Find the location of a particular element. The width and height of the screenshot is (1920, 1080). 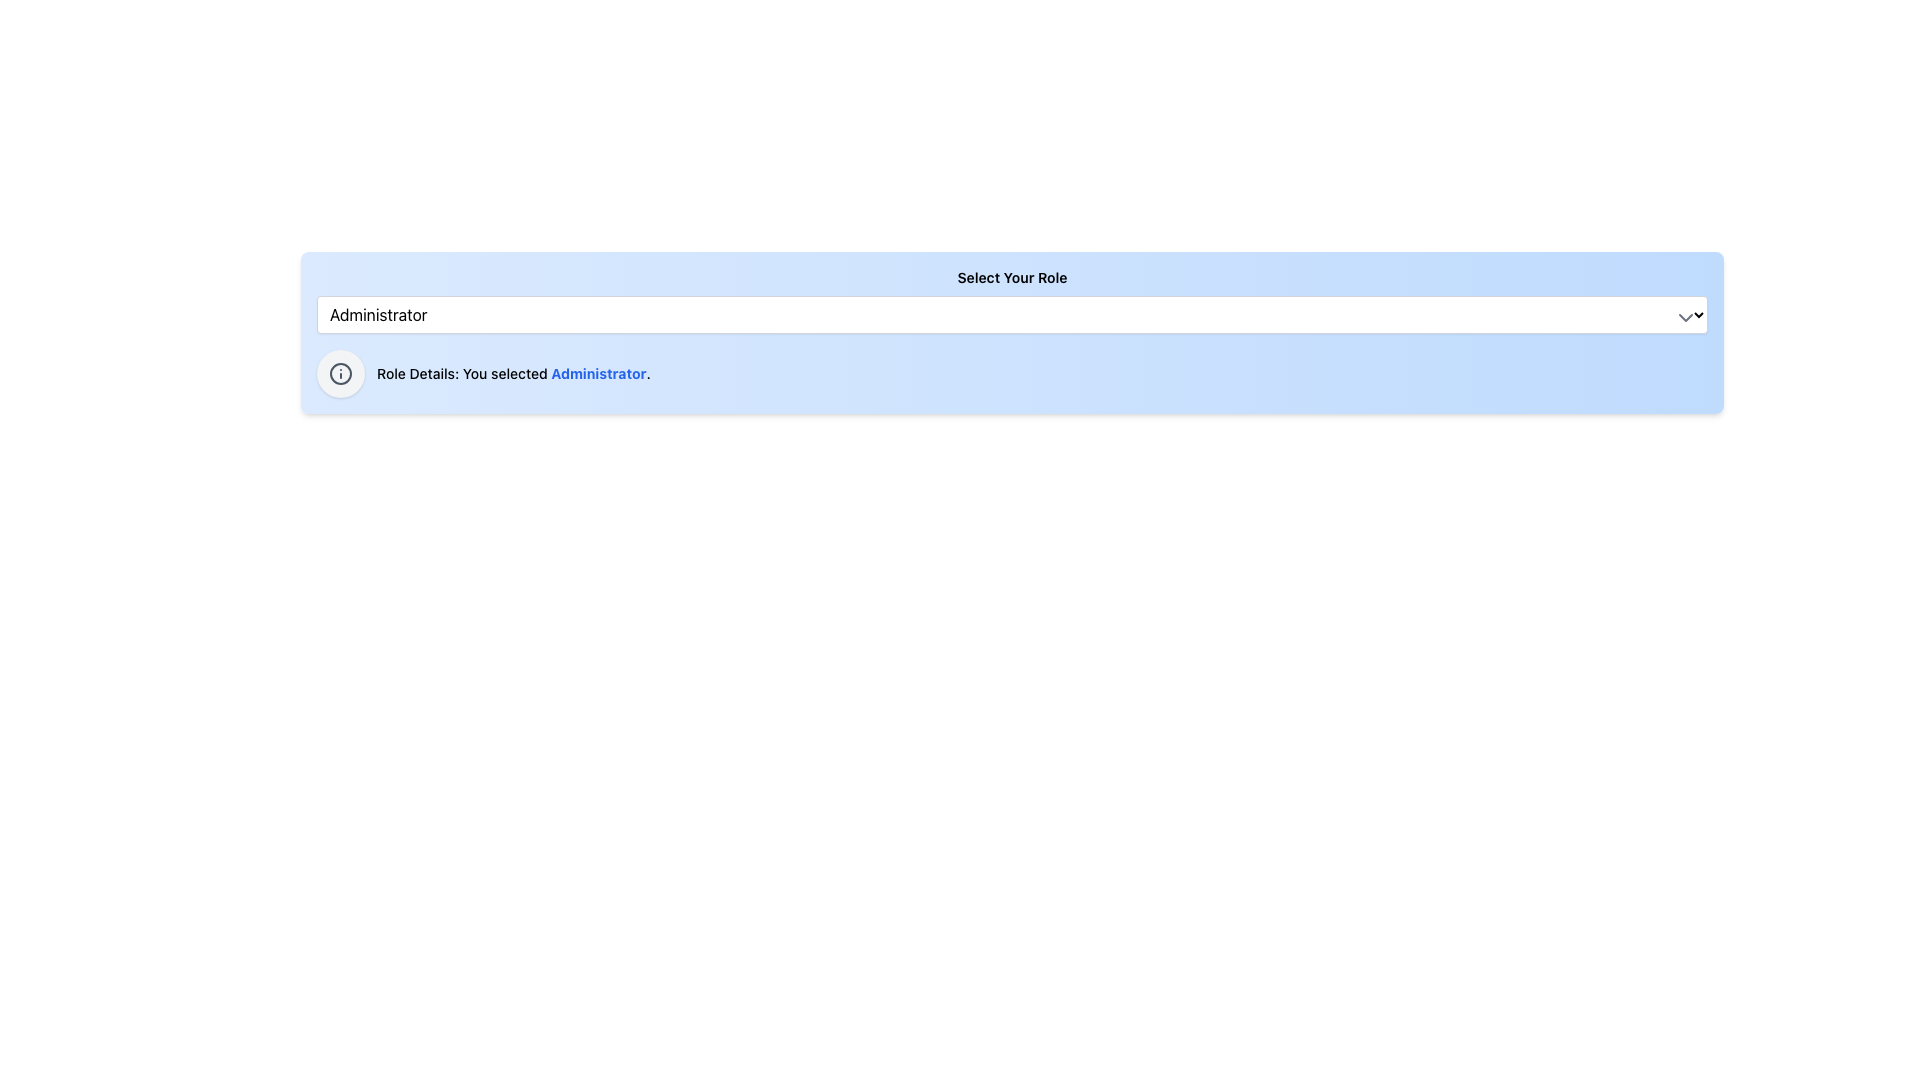

the small, circular icon with a grey border and a light grey background that contains a minimalist information symbol, located near the top-left part of the 'Role Details' section is located at coordinates (340, 374).